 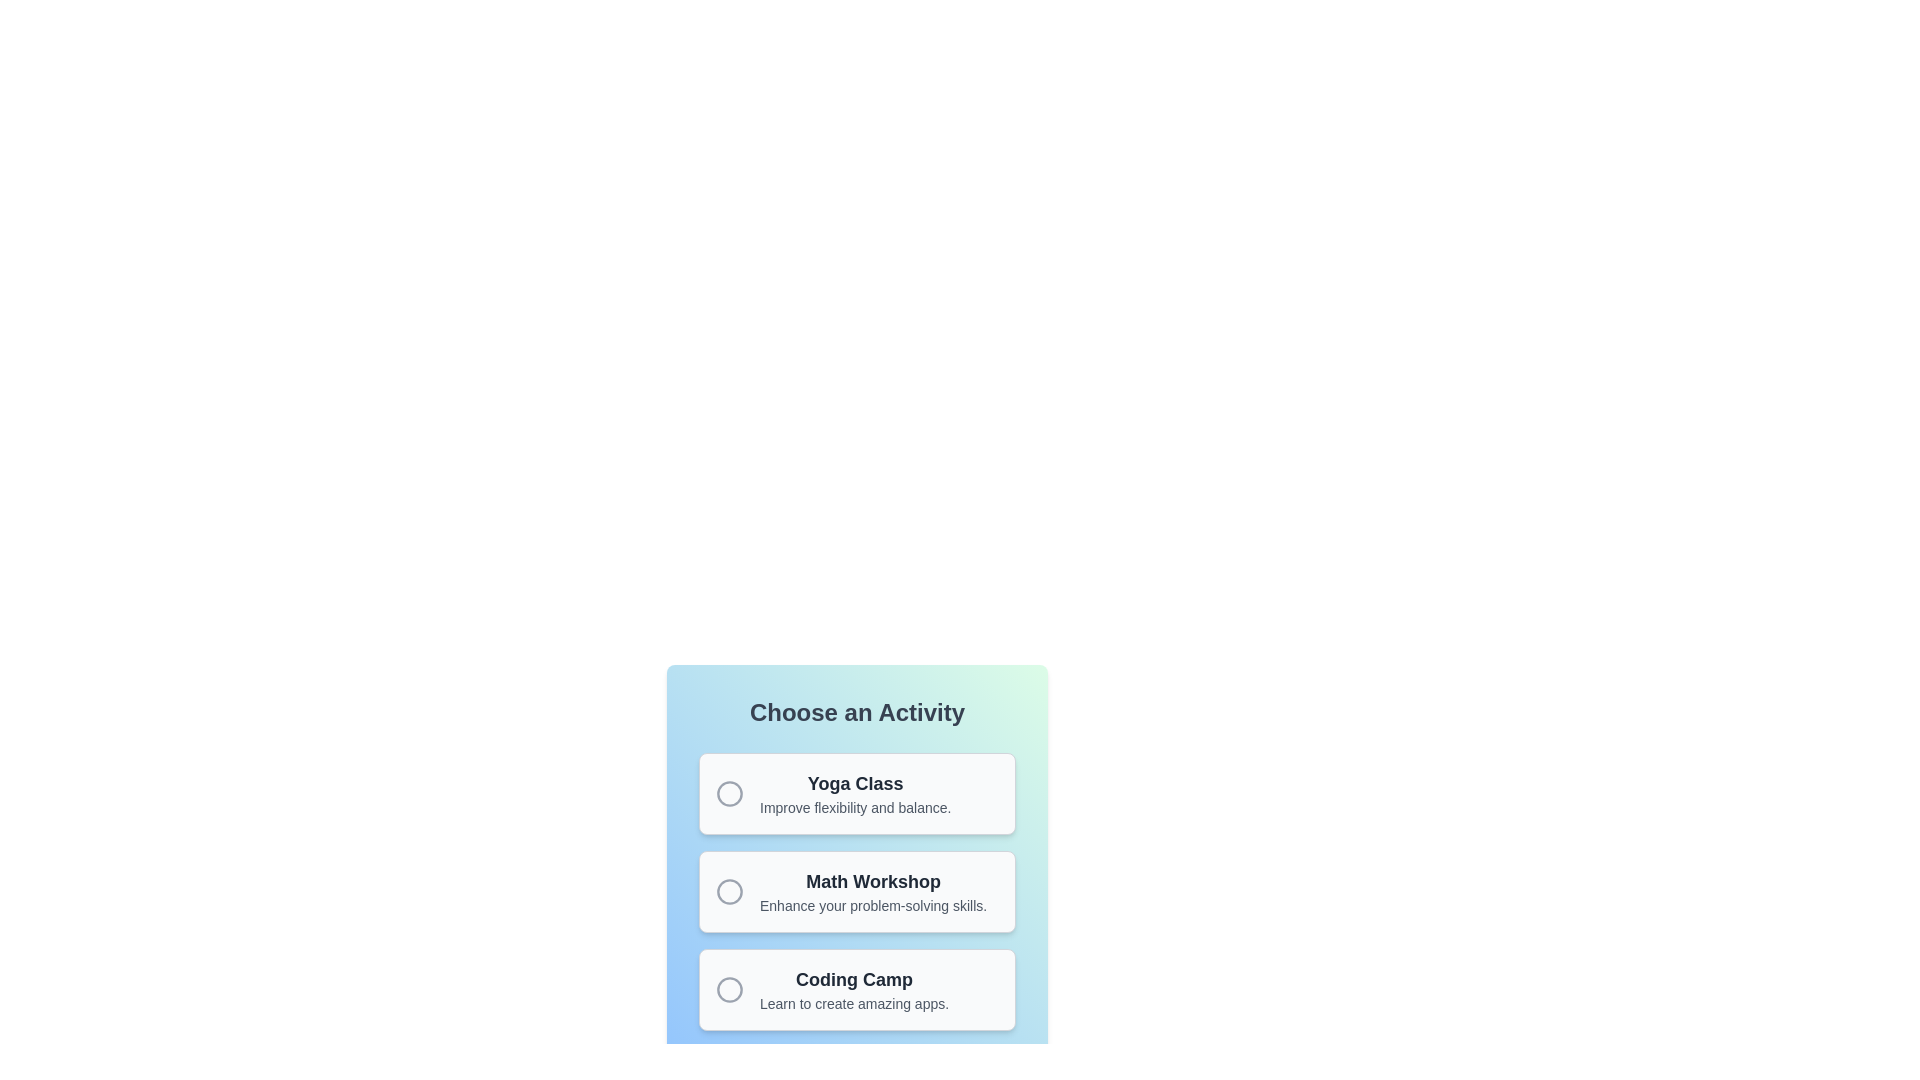 What do you see at coordinates (857, 890) in the screenshot?
I see `the second item` at bounding box center [857, 890].